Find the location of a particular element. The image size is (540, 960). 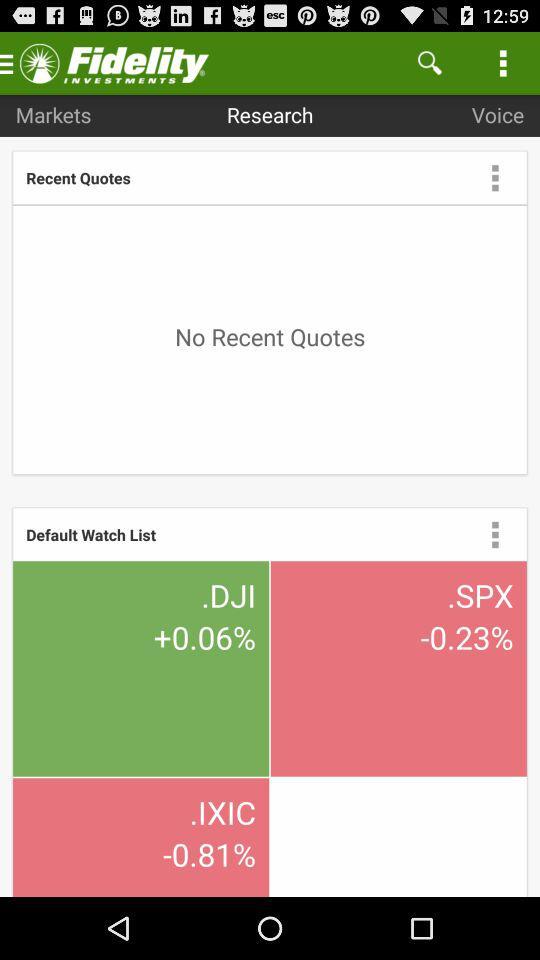

app next to the research is located at coordinates (53, 114).